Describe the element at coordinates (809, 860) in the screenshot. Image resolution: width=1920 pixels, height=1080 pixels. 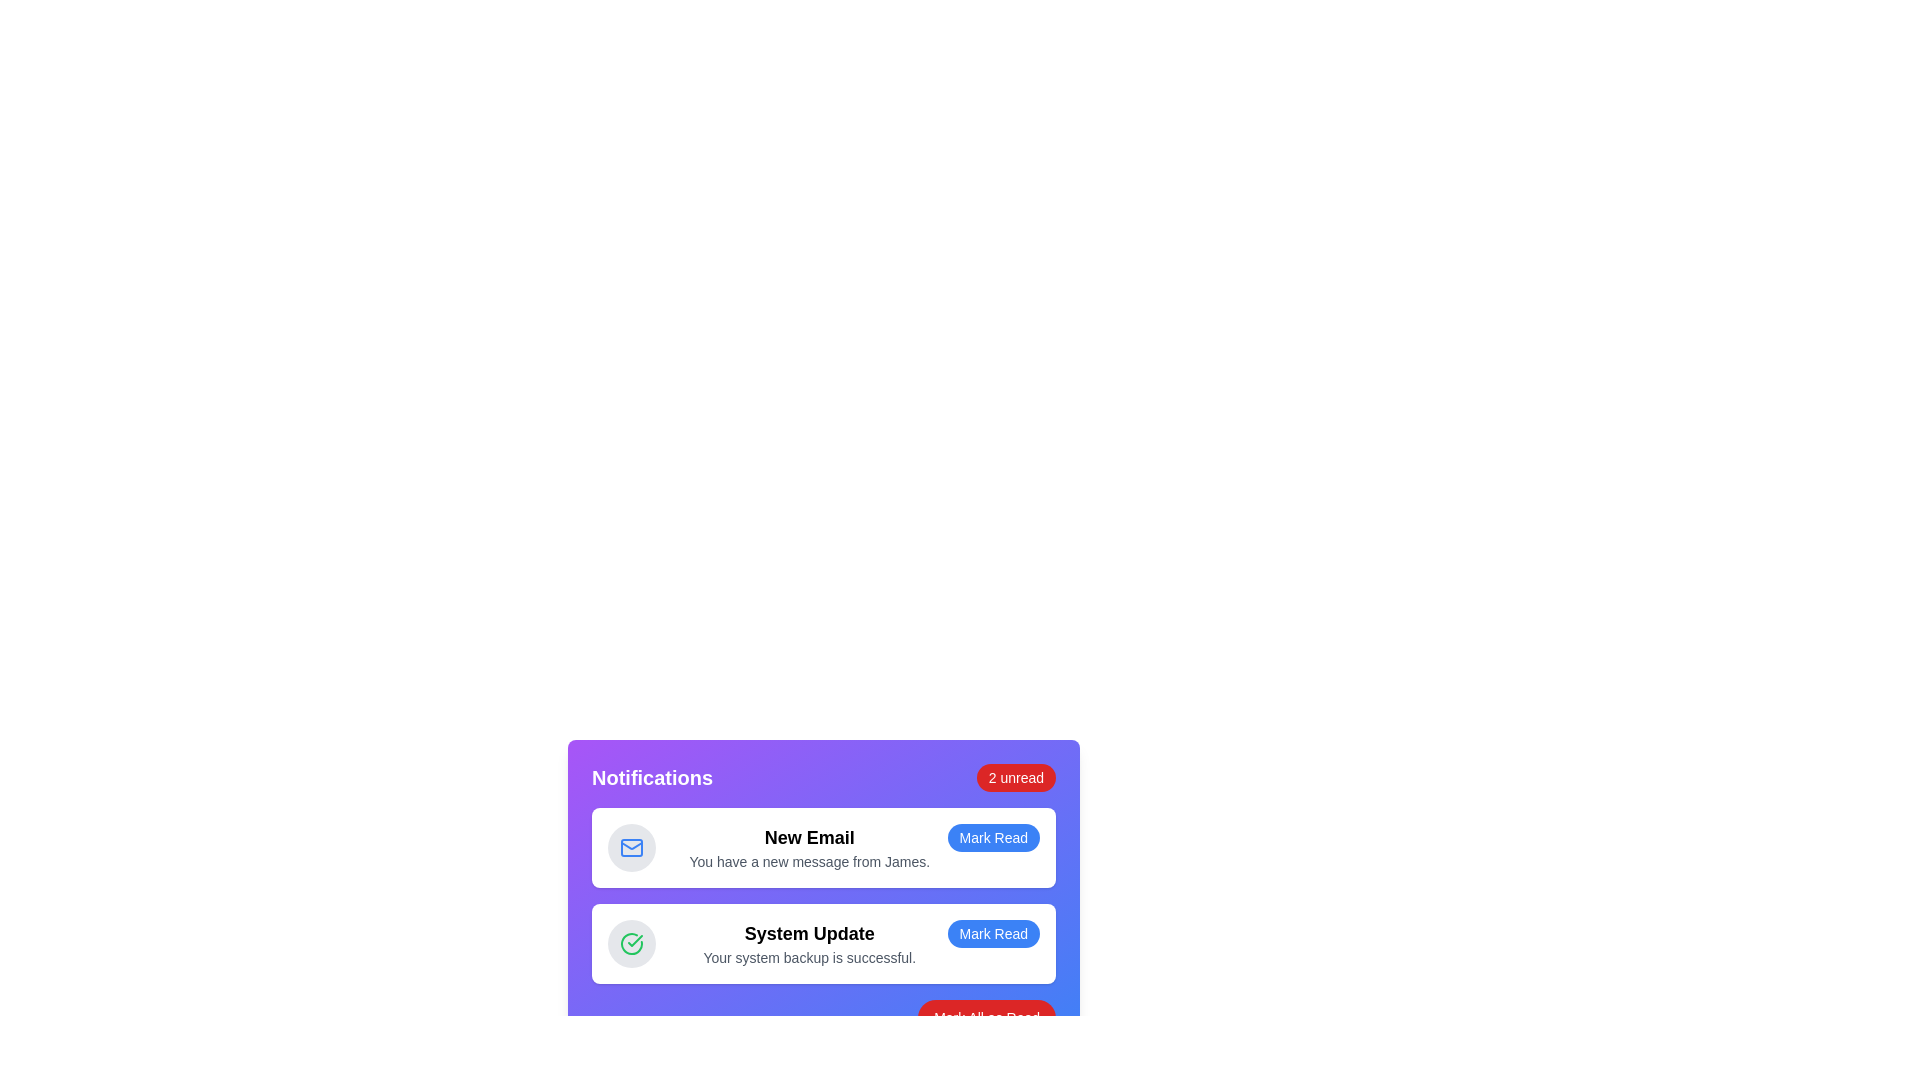
I see `the static text display that provides supplementary information to the 'New Email' notification title, located directly underneath the bold title within the notification card` at that location.